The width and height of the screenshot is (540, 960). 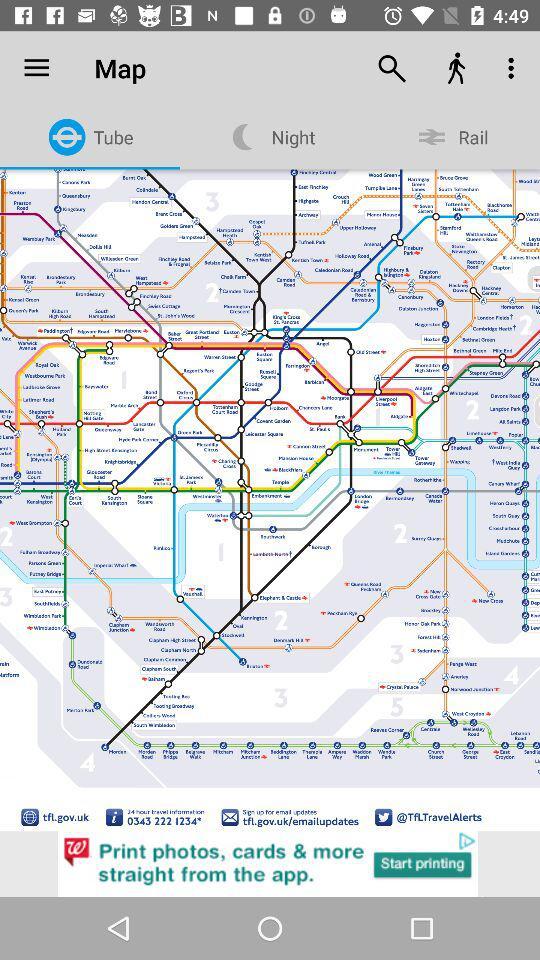 I want to click on icon above the rail, so click(x=513, y=68).